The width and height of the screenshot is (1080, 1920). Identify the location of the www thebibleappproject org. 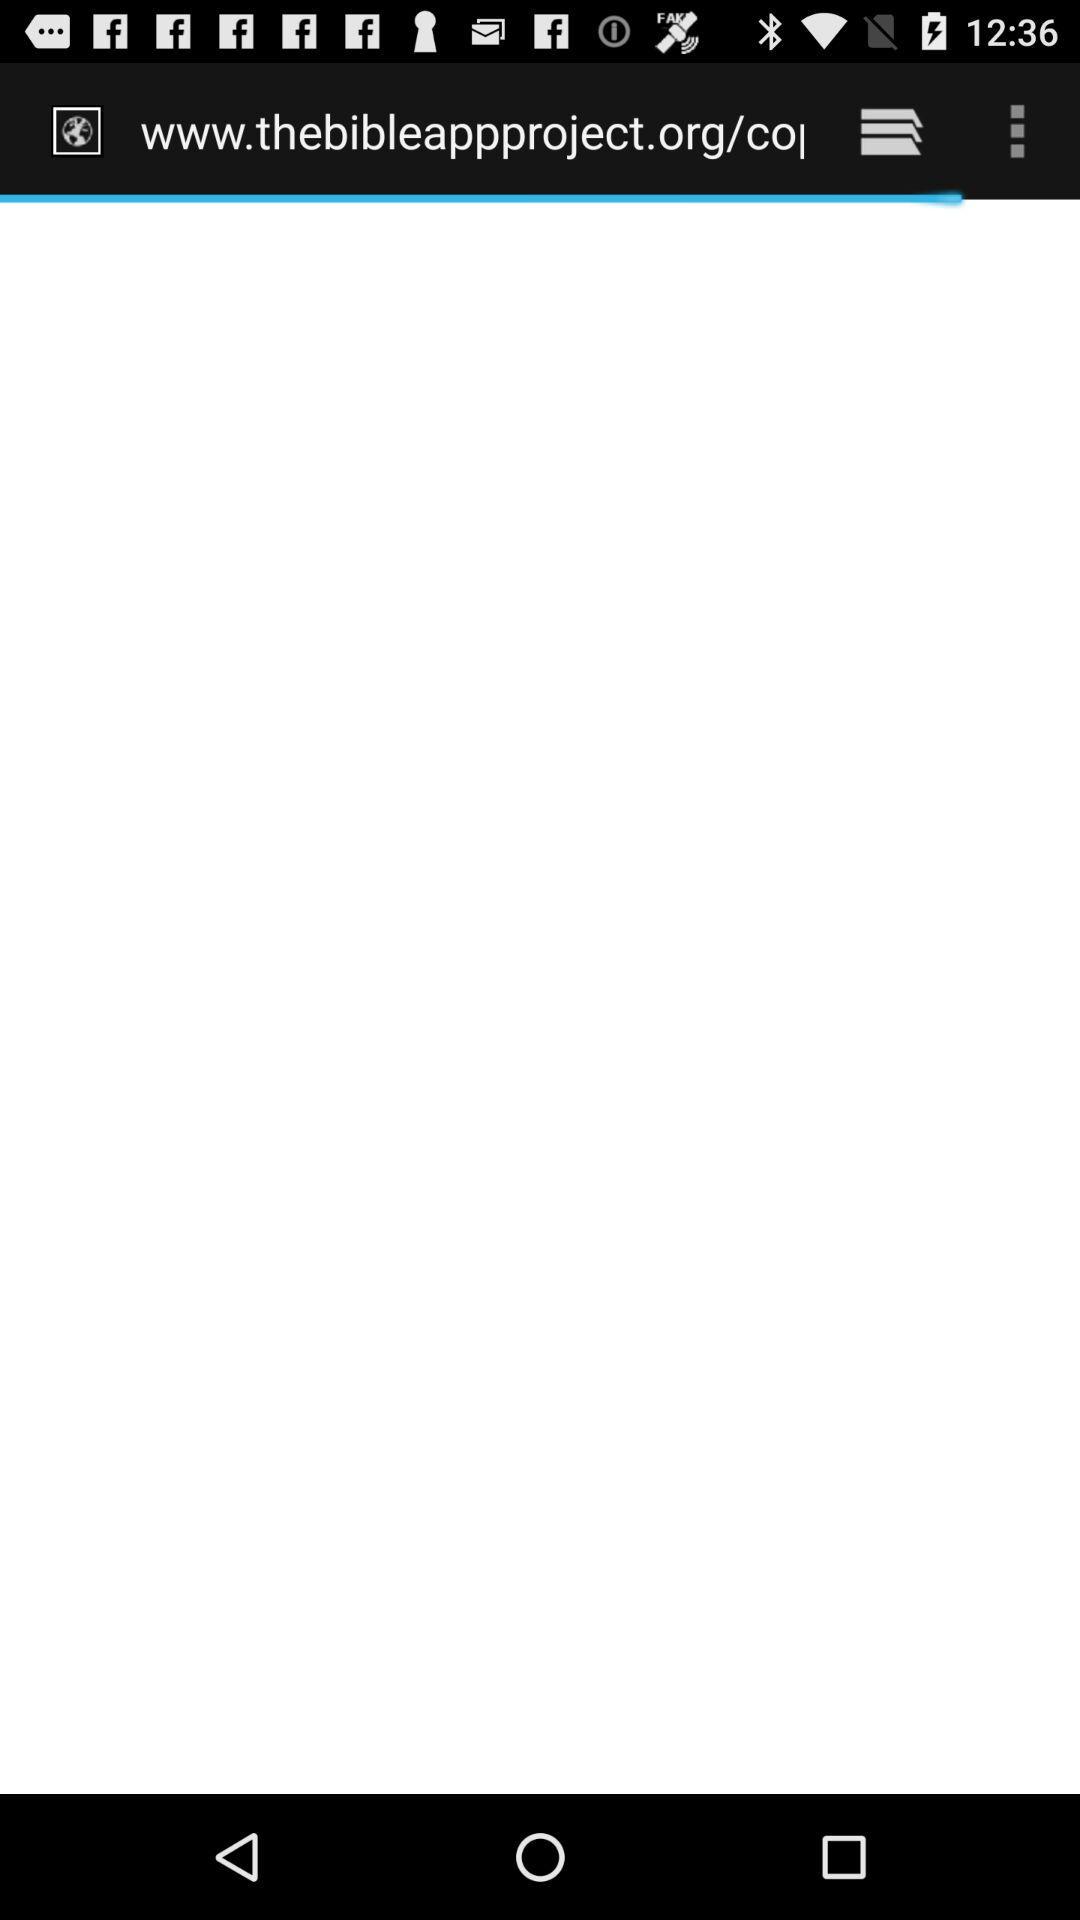
(472, 130).